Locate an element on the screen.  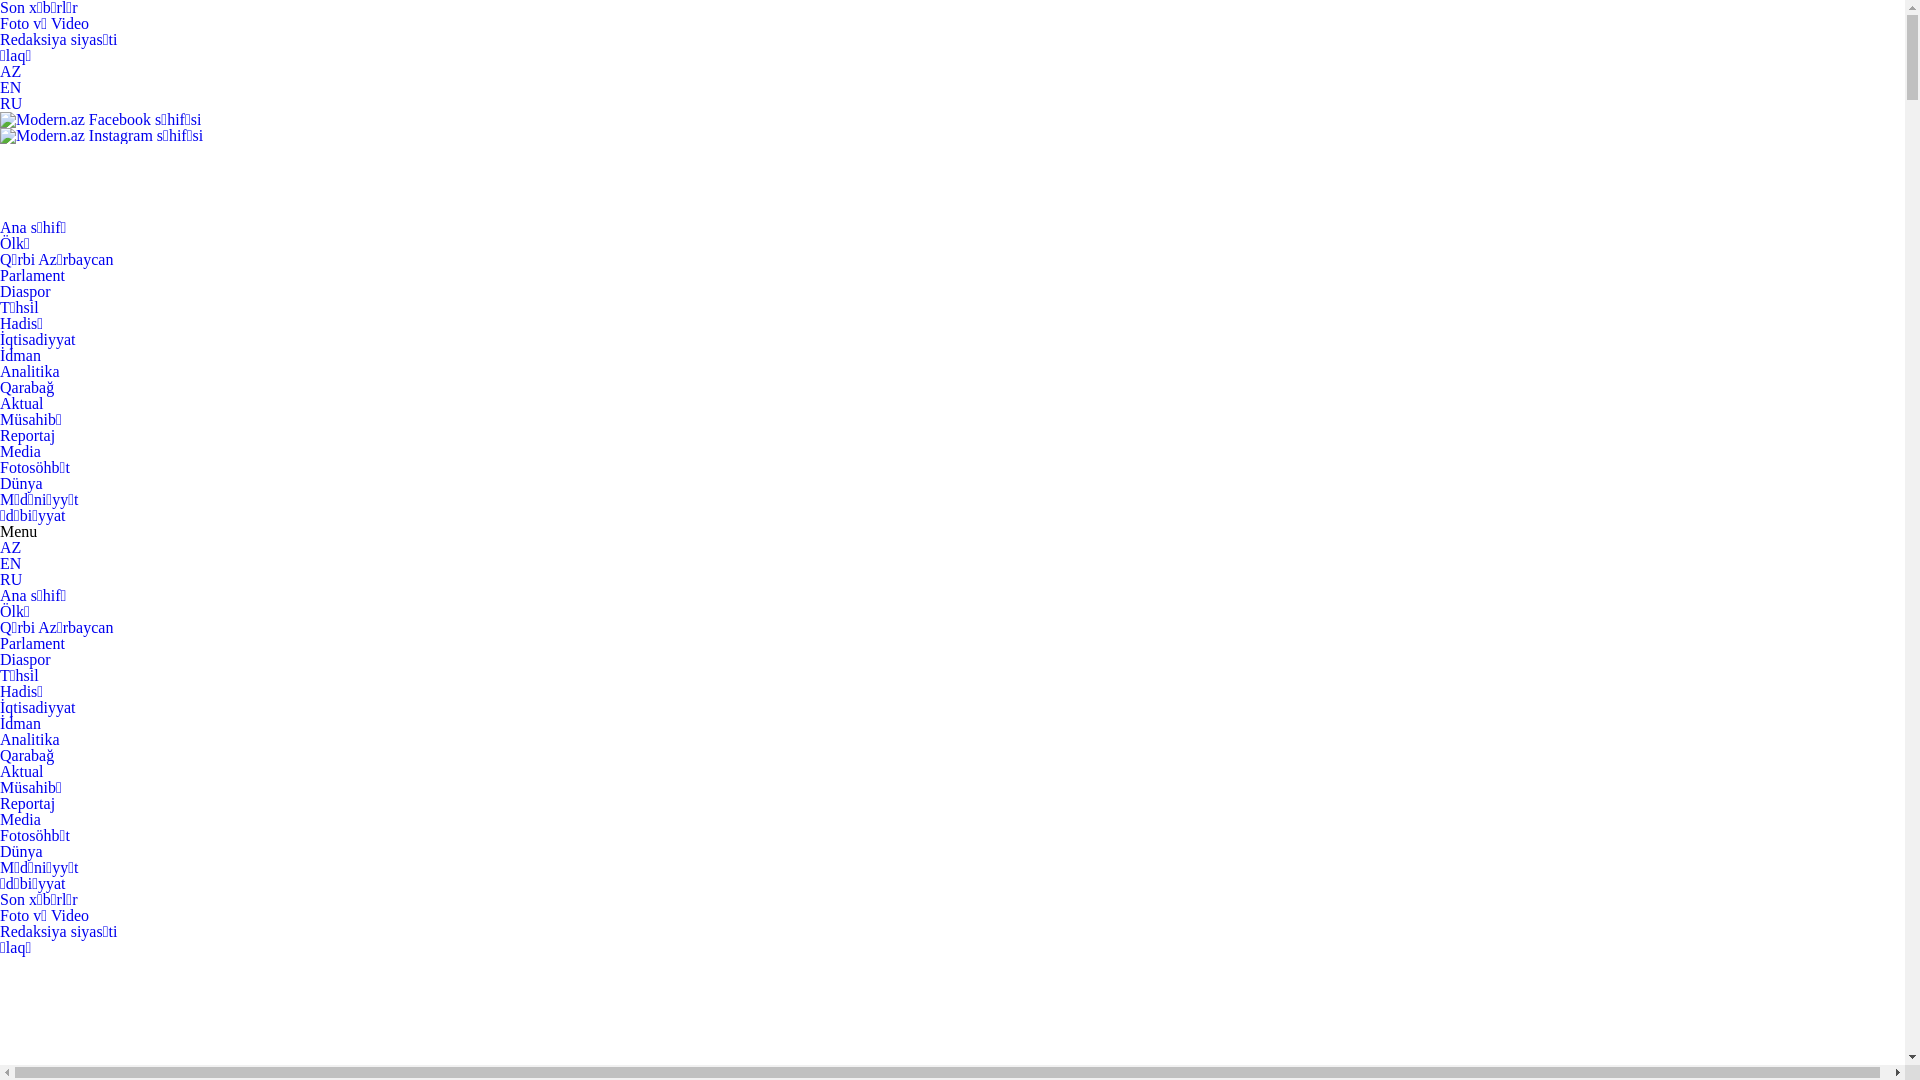
'Diaspor' is located at coordinates (25, 659).